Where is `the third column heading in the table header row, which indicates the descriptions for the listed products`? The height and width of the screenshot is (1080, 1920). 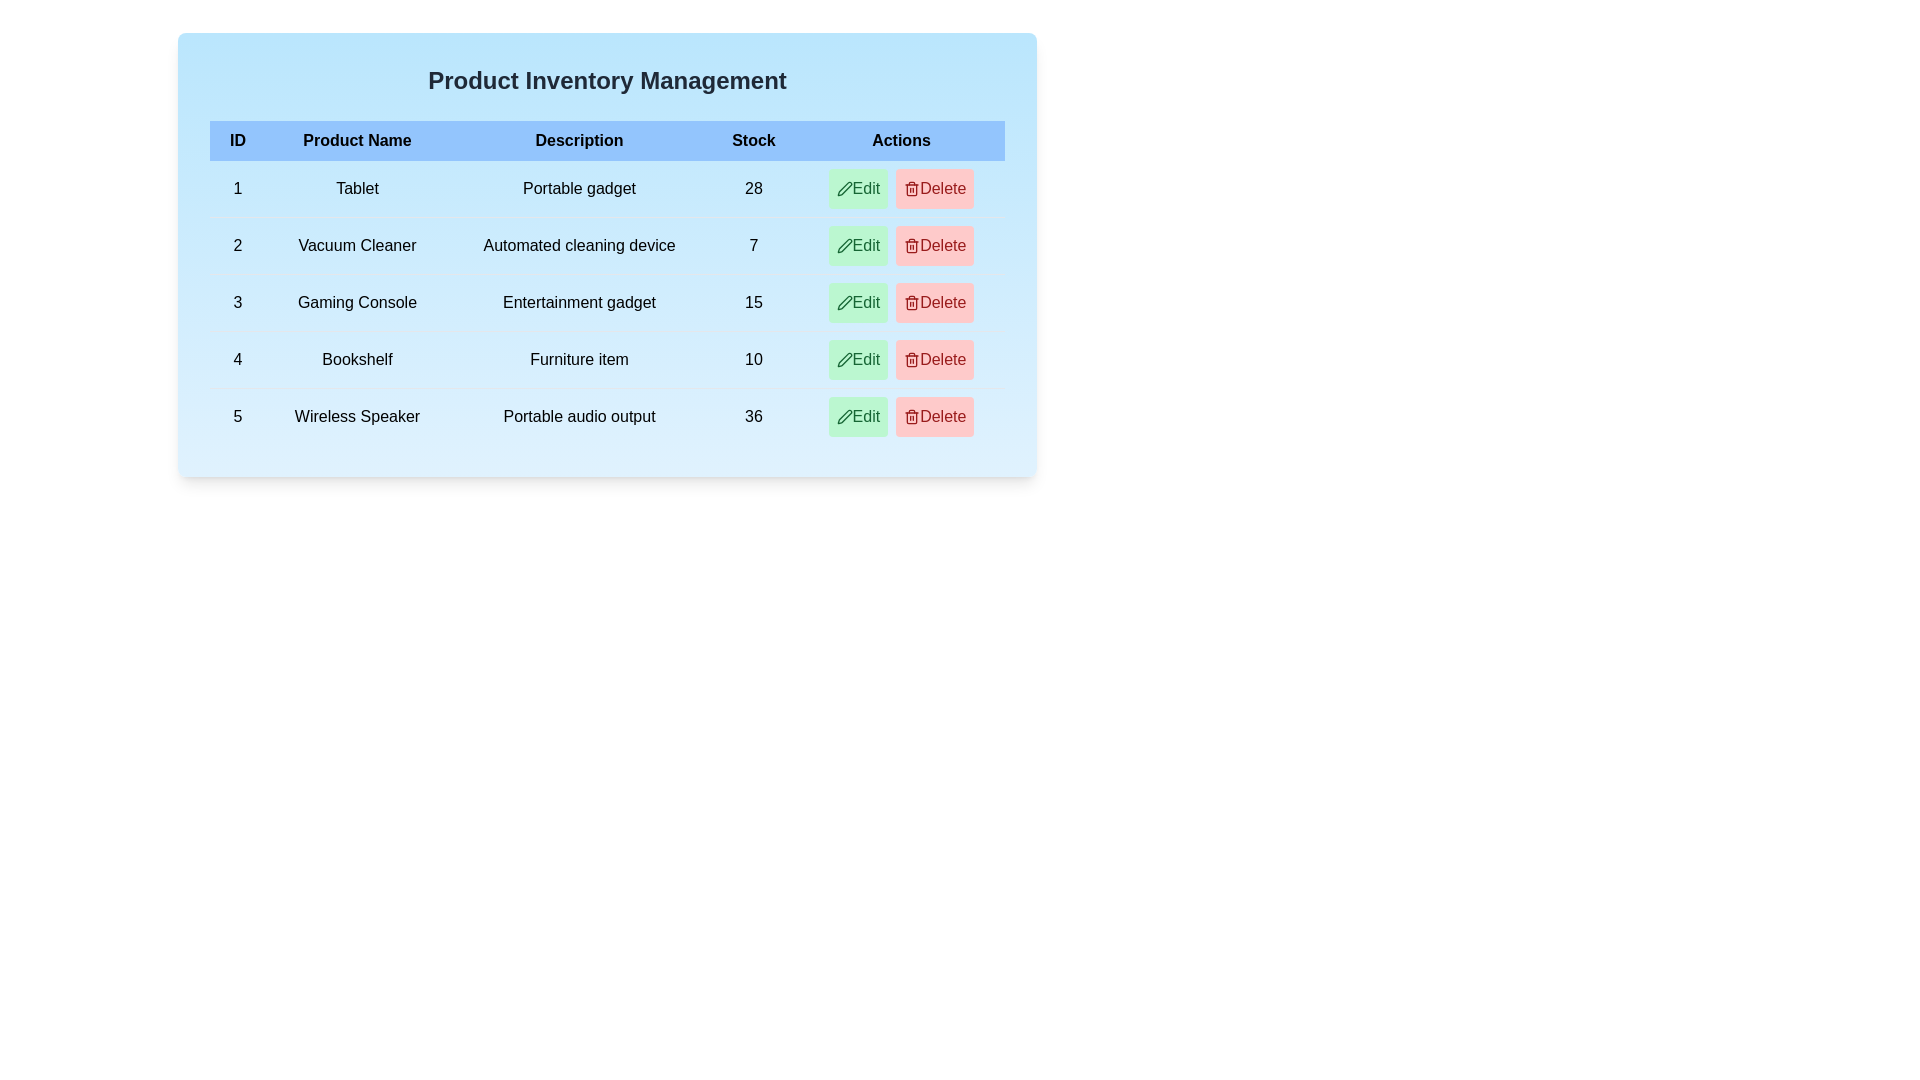 the third column heading in the table header row, which indicates the descriptions for the listed products is located at coordinates (578, 140).